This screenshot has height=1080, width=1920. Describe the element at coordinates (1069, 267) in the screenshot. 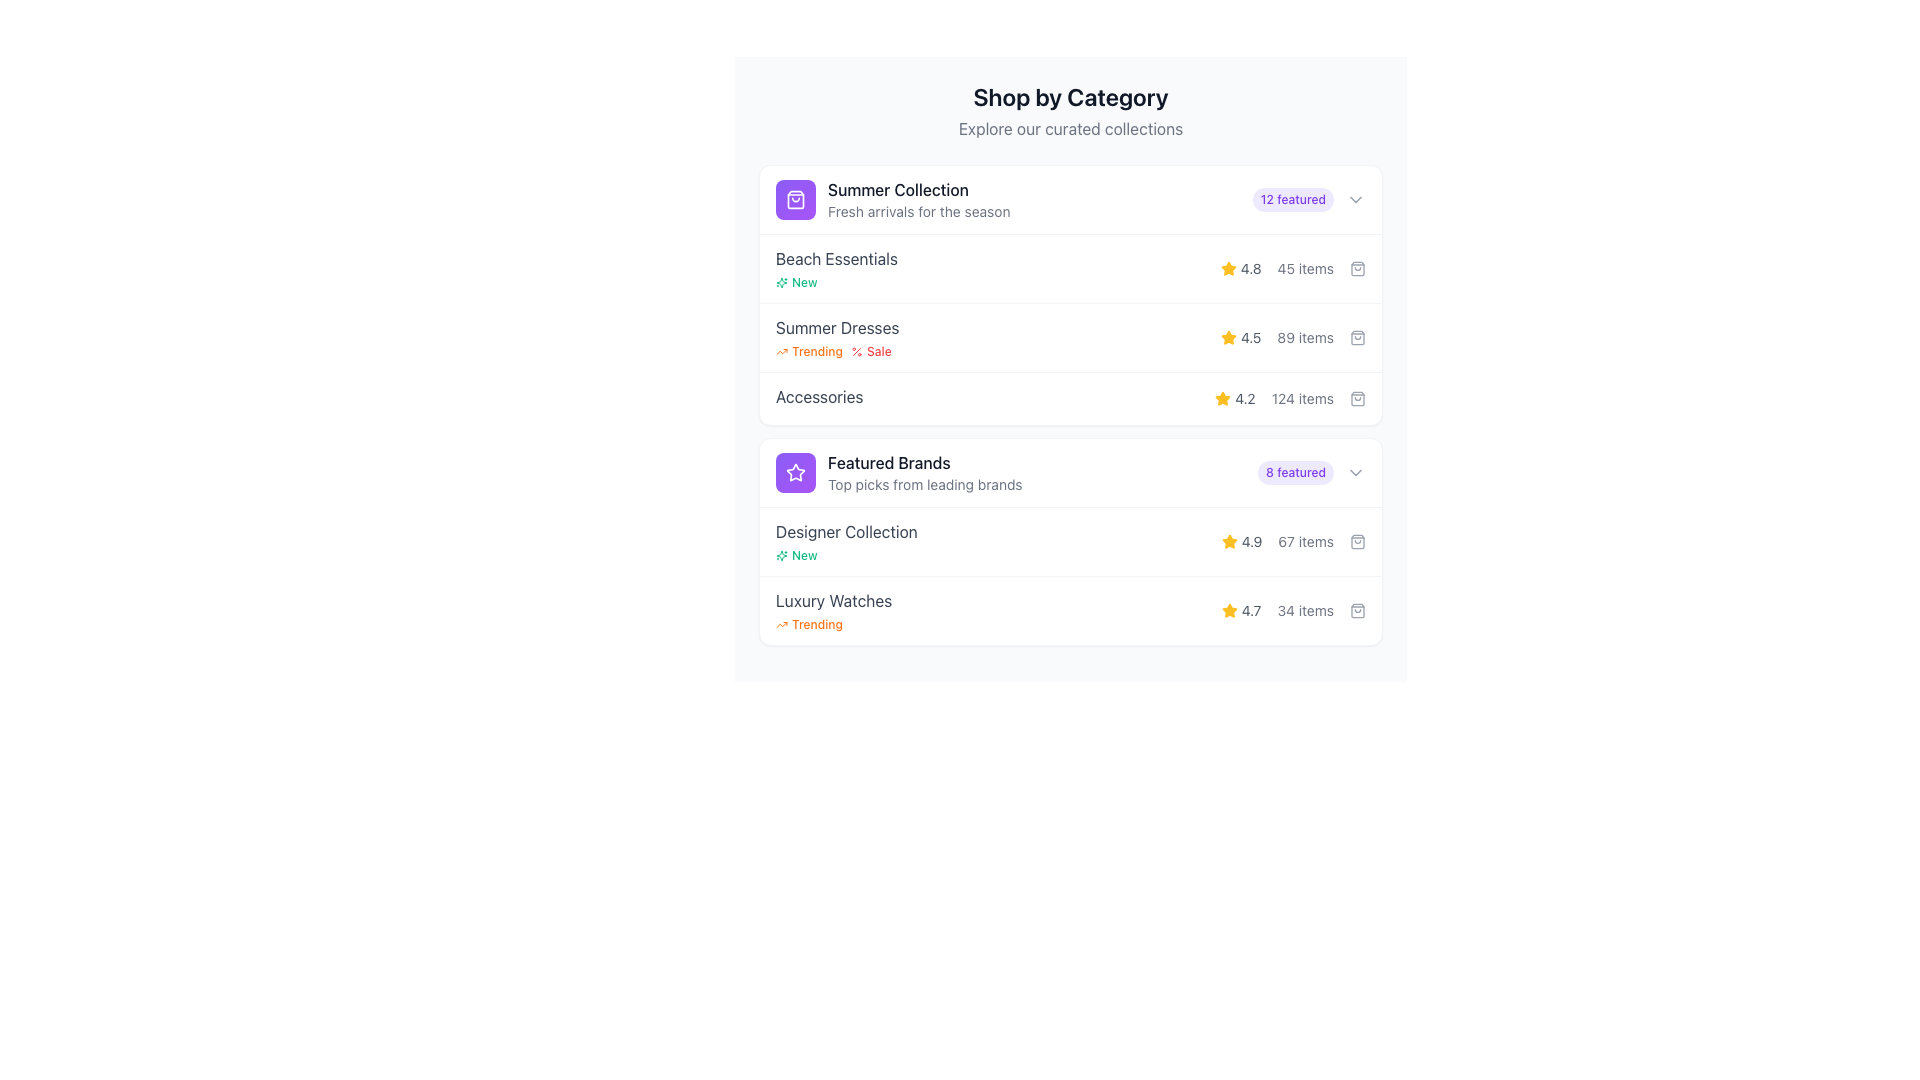

I see `the 'Beach Essentials' category list item located under the 'Shop by Category' section, specifically the second item in the vertical list` at that location.